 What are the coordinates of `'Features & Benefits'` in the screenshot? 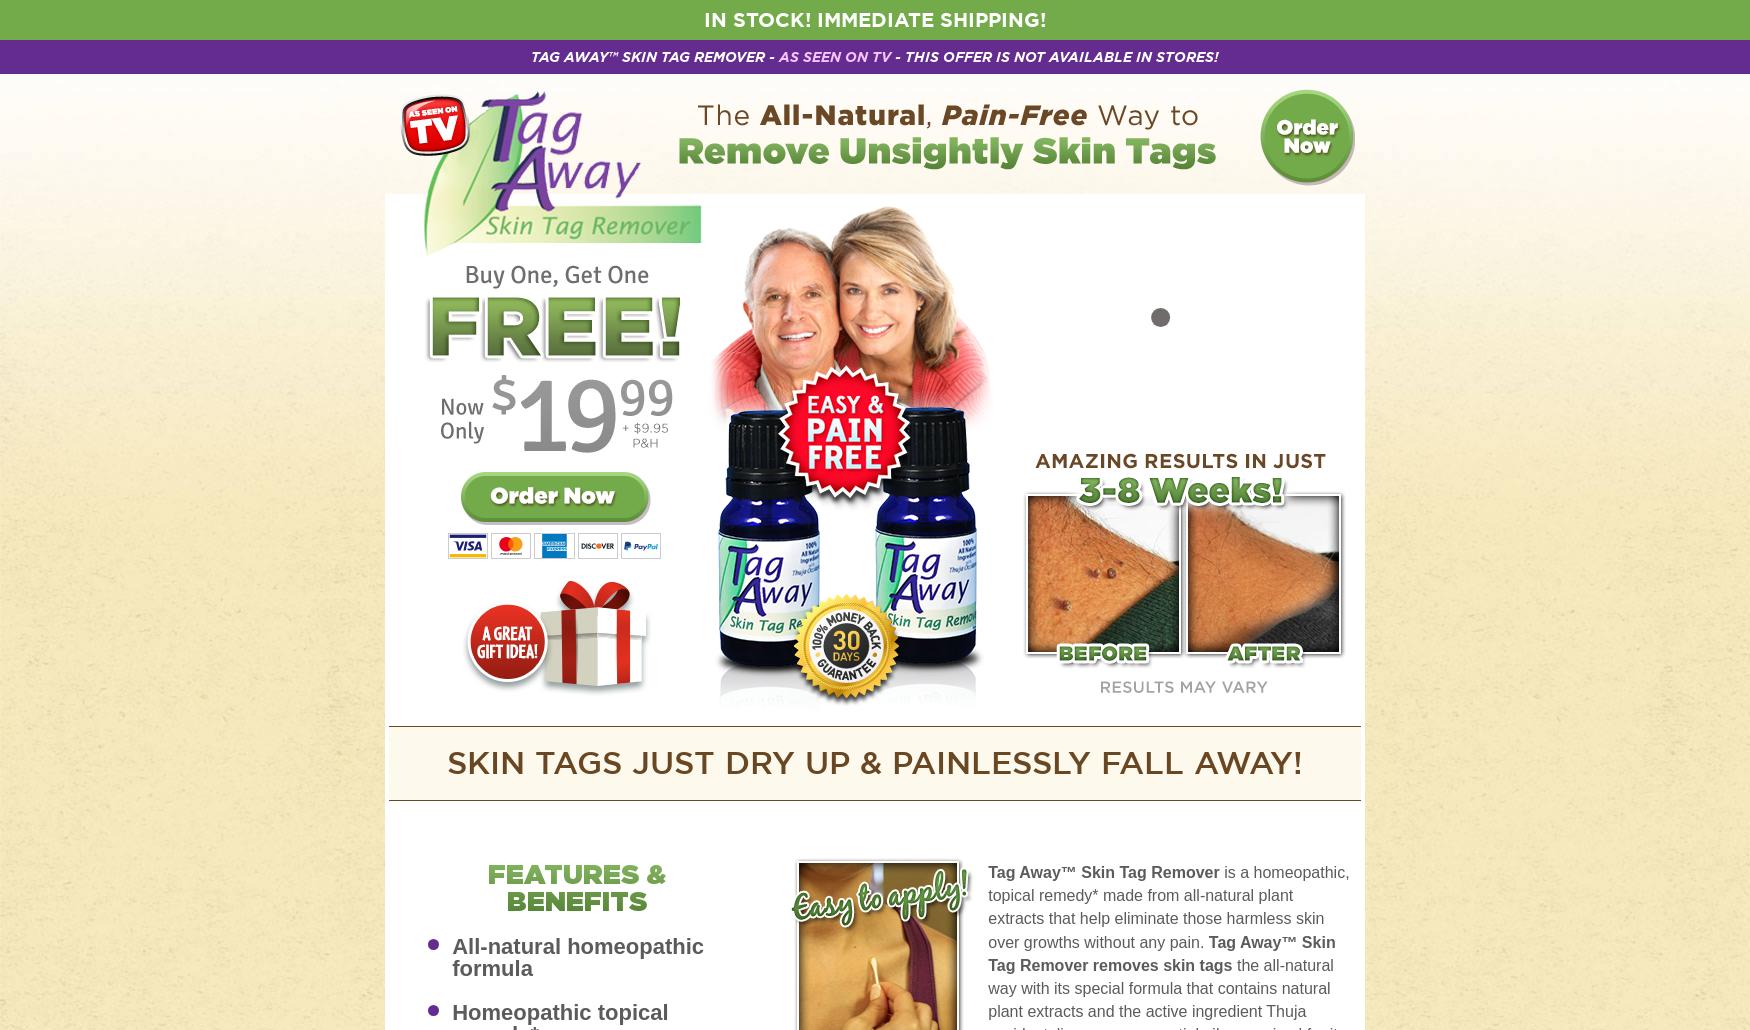 It's located at (575, 886).